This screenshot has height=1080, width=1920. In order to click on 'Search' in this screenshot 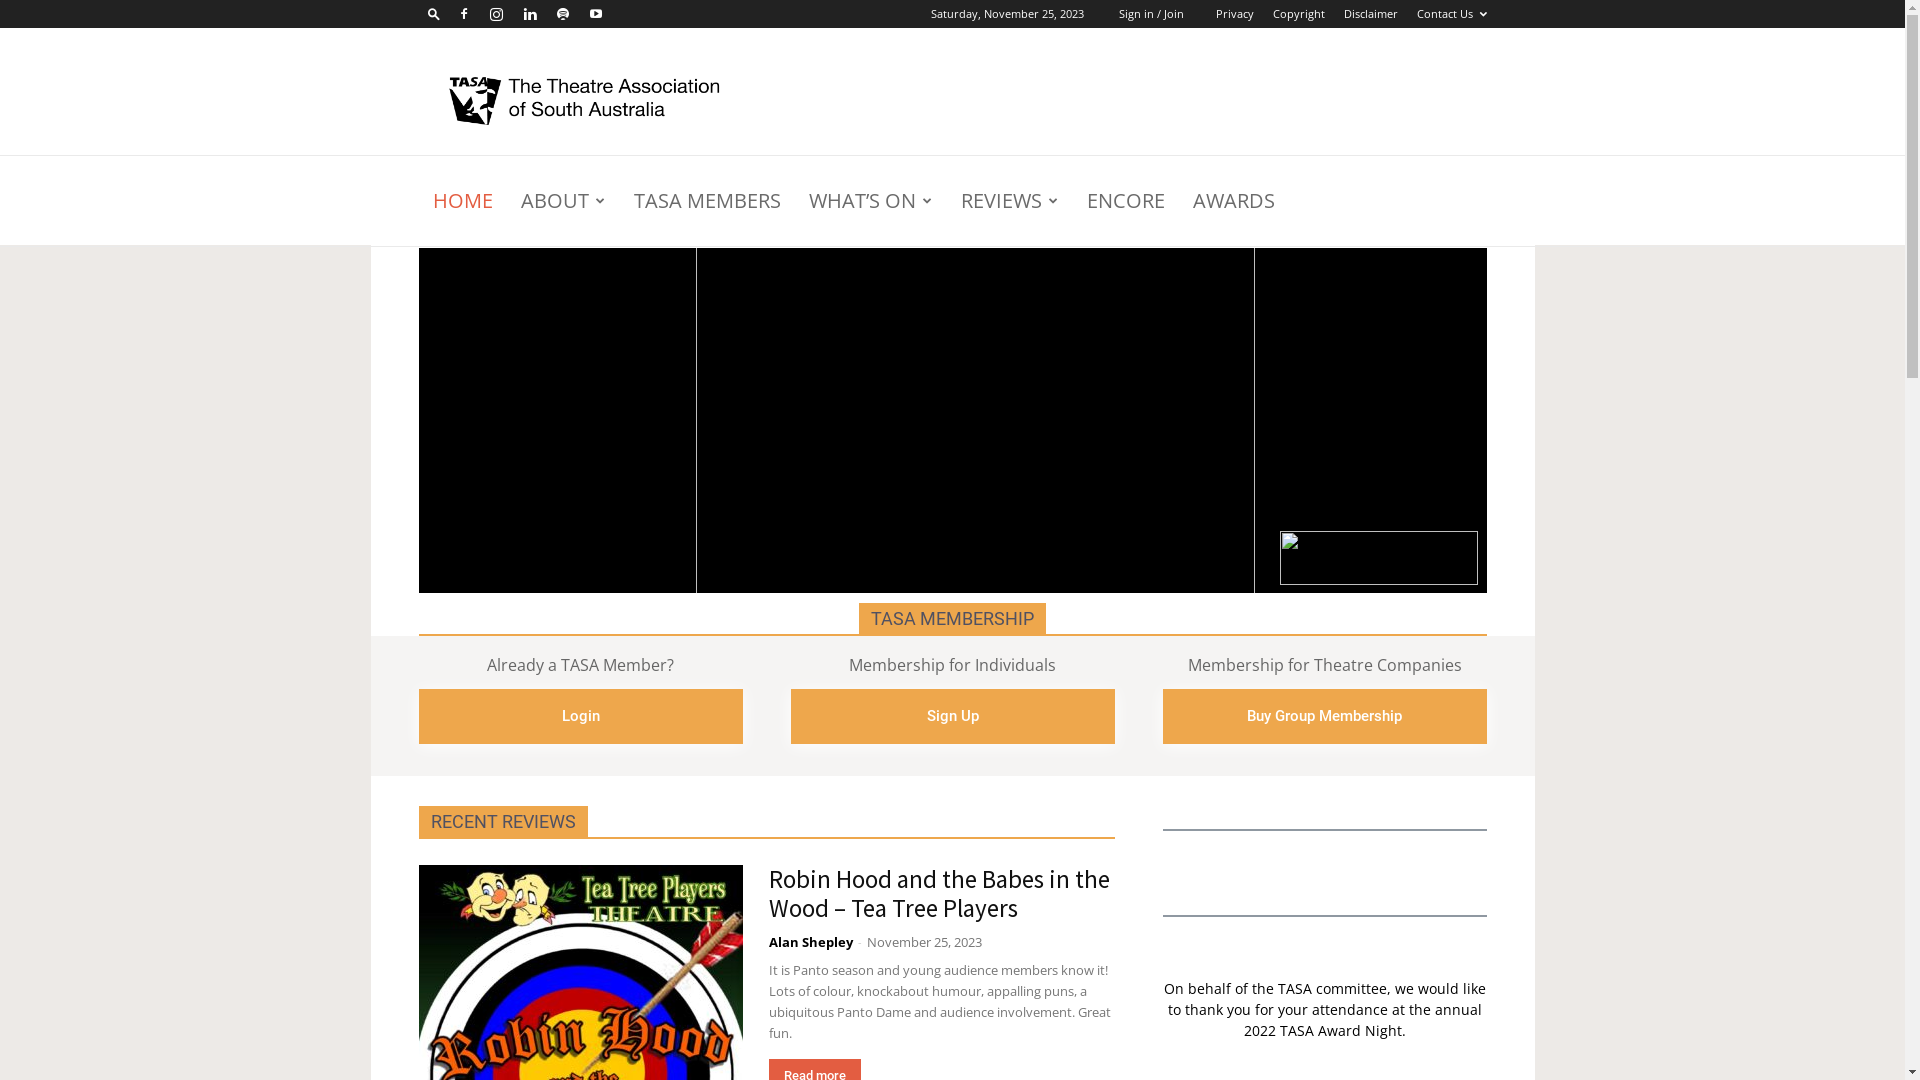, I will do `click(555, 83)`.